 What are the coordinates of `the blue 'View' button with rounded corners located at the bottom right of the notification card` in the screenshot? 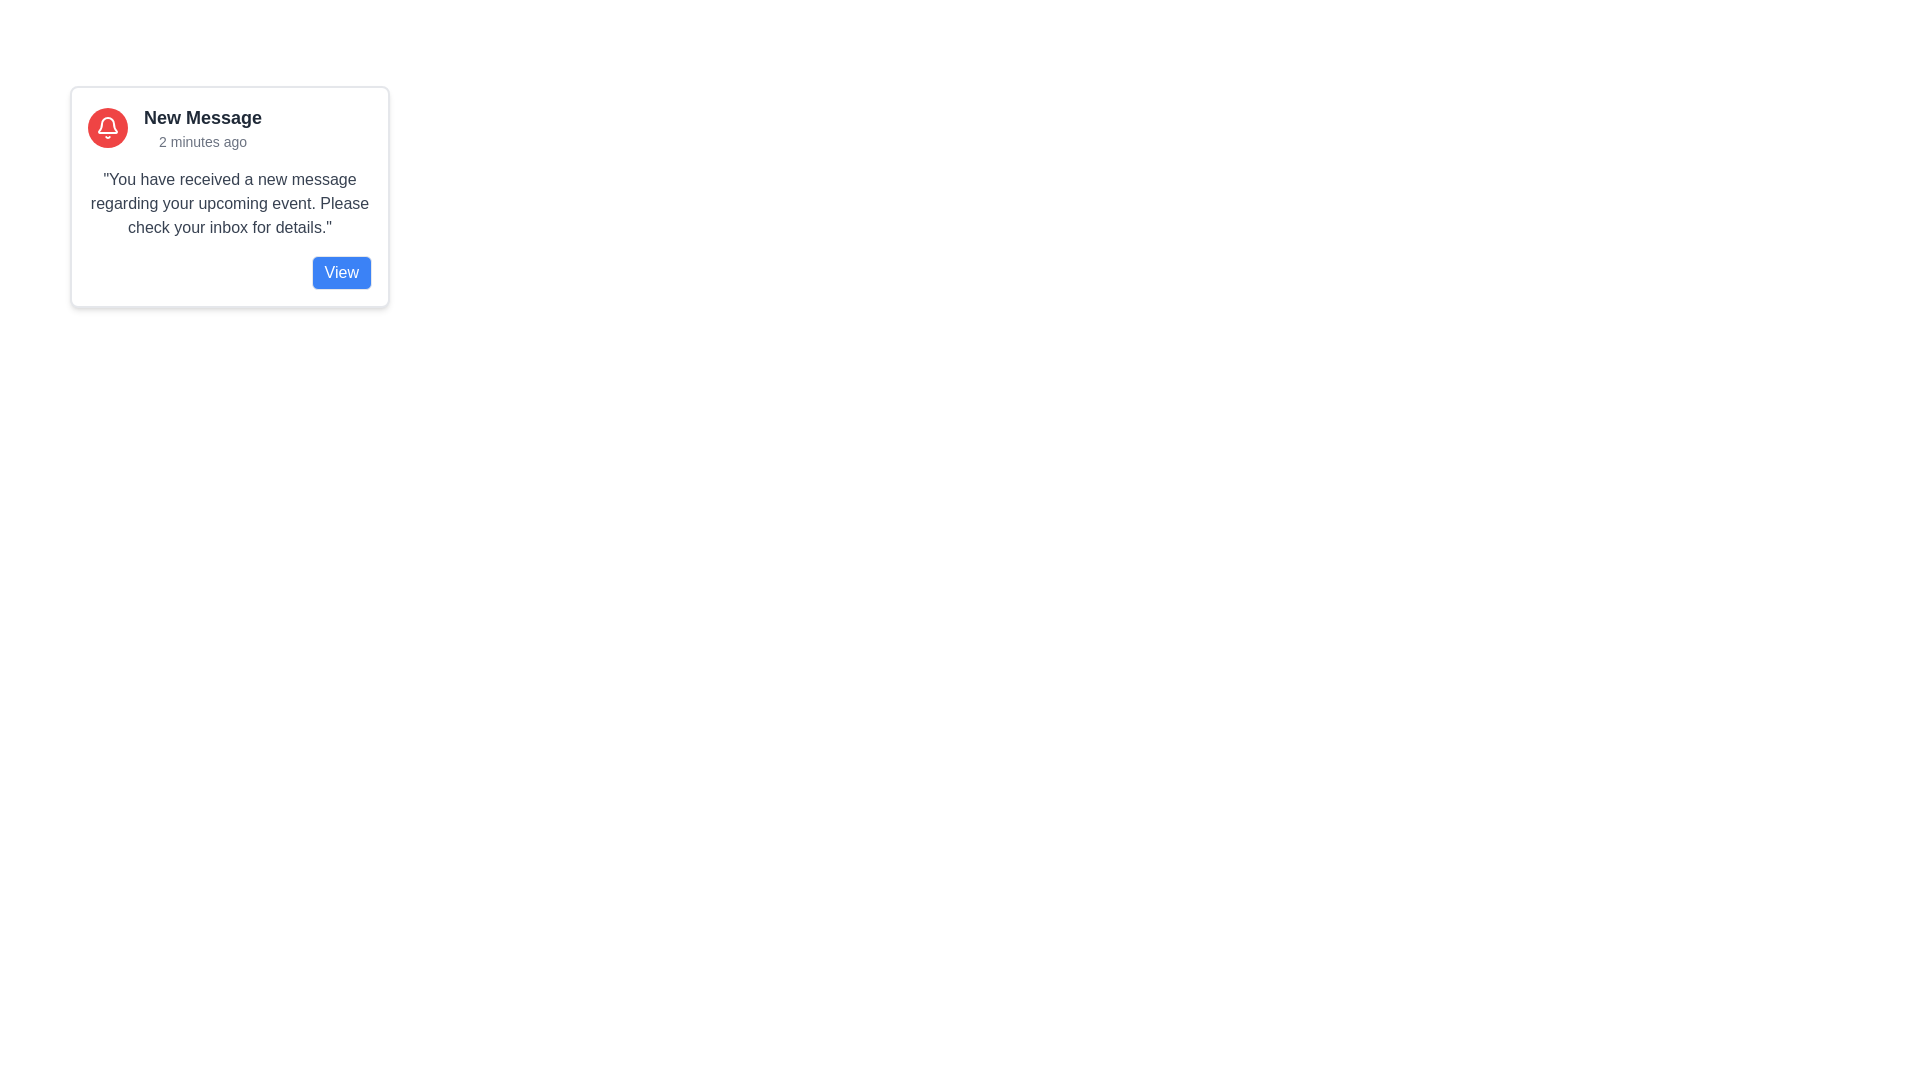 It's located at (341, 273).